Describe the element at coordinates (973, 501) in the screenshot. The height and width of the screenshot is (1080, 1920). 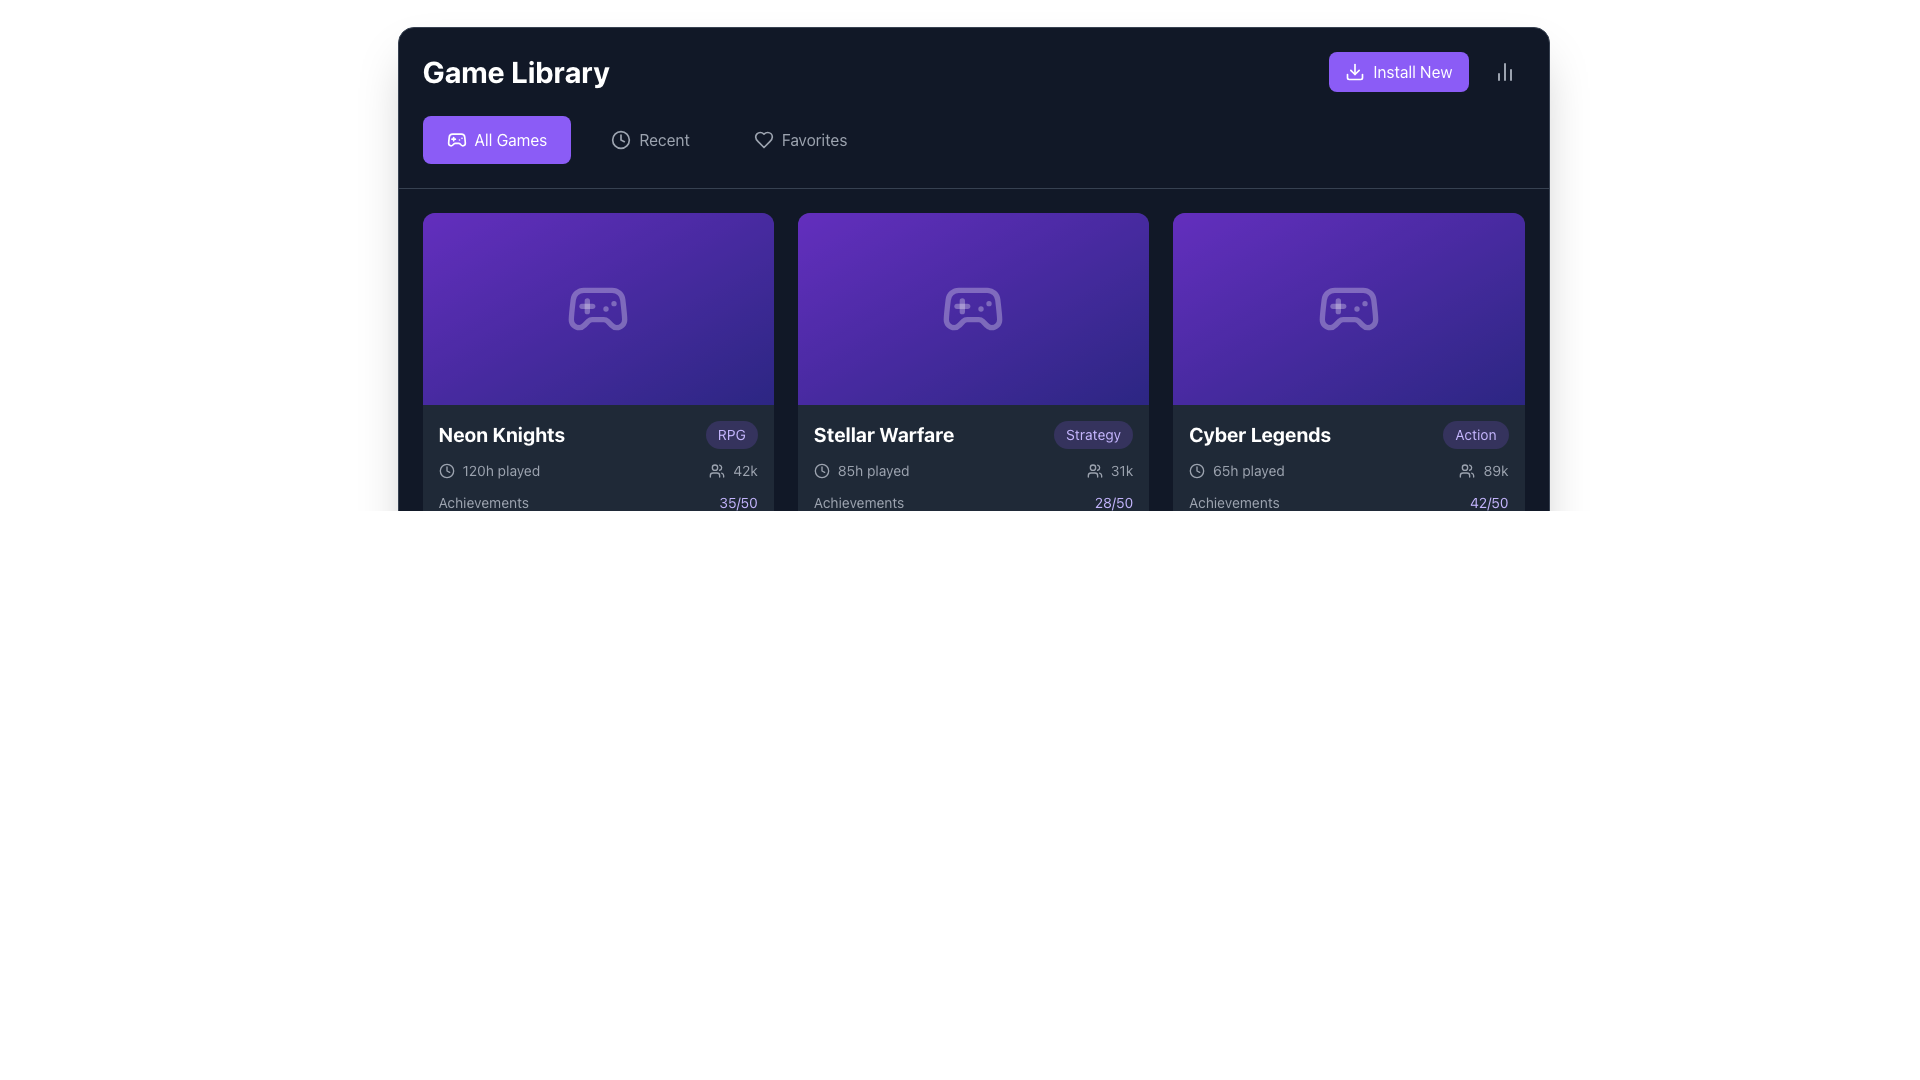
I see `the text display with progress information labeled 'Achievements' that shows the current progress '28/50' in the lower part of the middle card of three cards` at that location.